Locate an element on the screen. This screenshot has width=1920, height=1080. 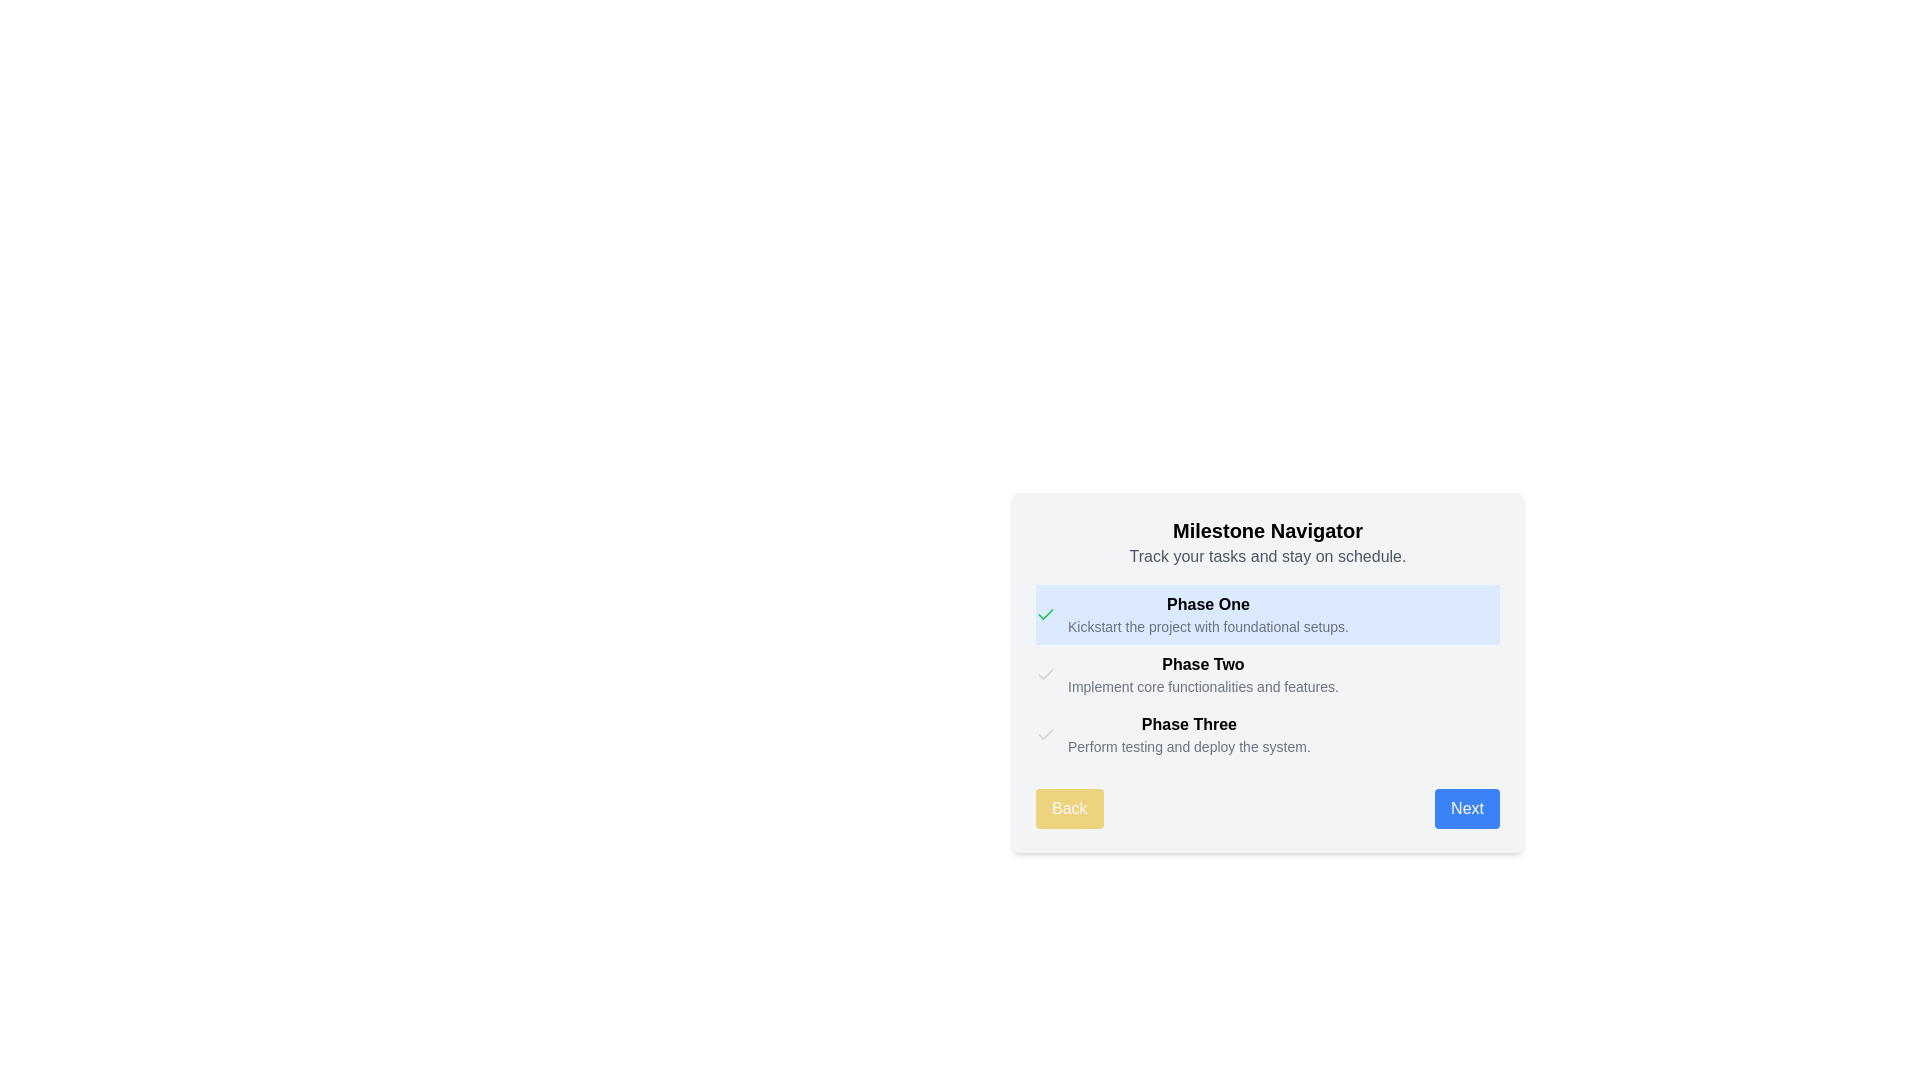
the informational text element located beneath the bold 'Phase Two' heading in the milestone list is located at coordinates (1202, 685).